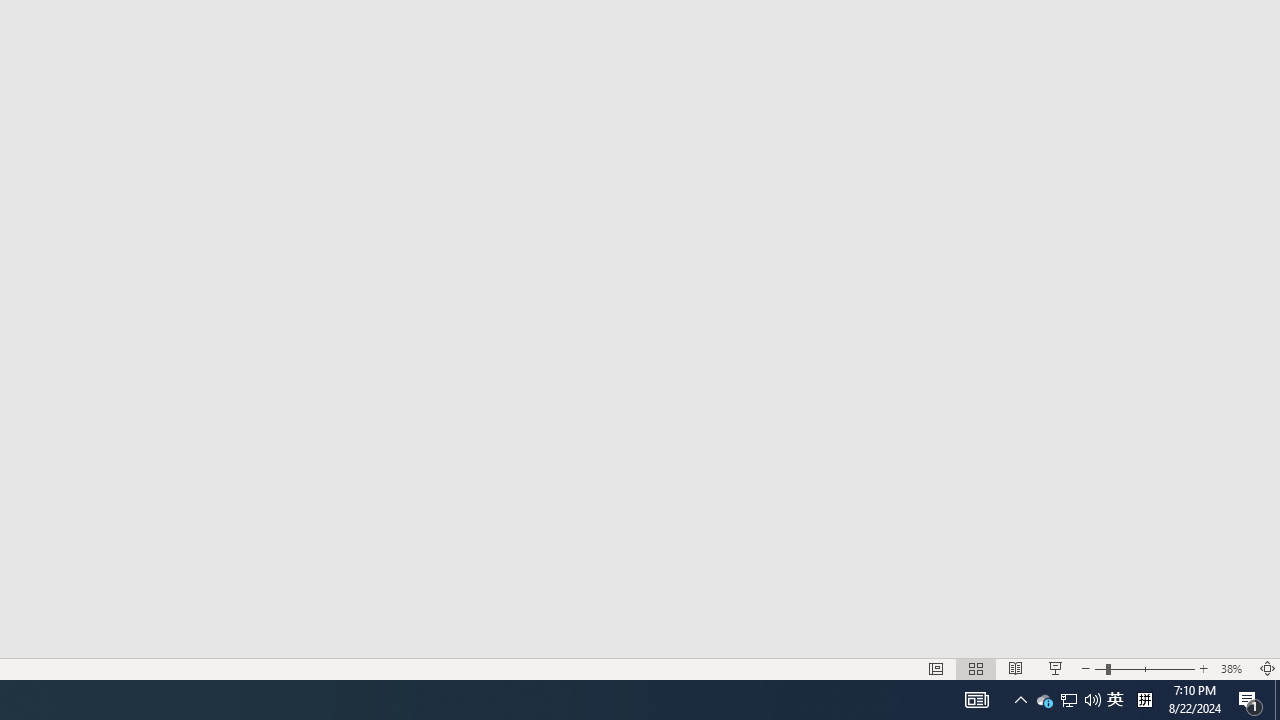 Image resolution: width=1280 pixels, height=720 pixels. I want to click on 'Zoom 38%', so click(1233, 669).